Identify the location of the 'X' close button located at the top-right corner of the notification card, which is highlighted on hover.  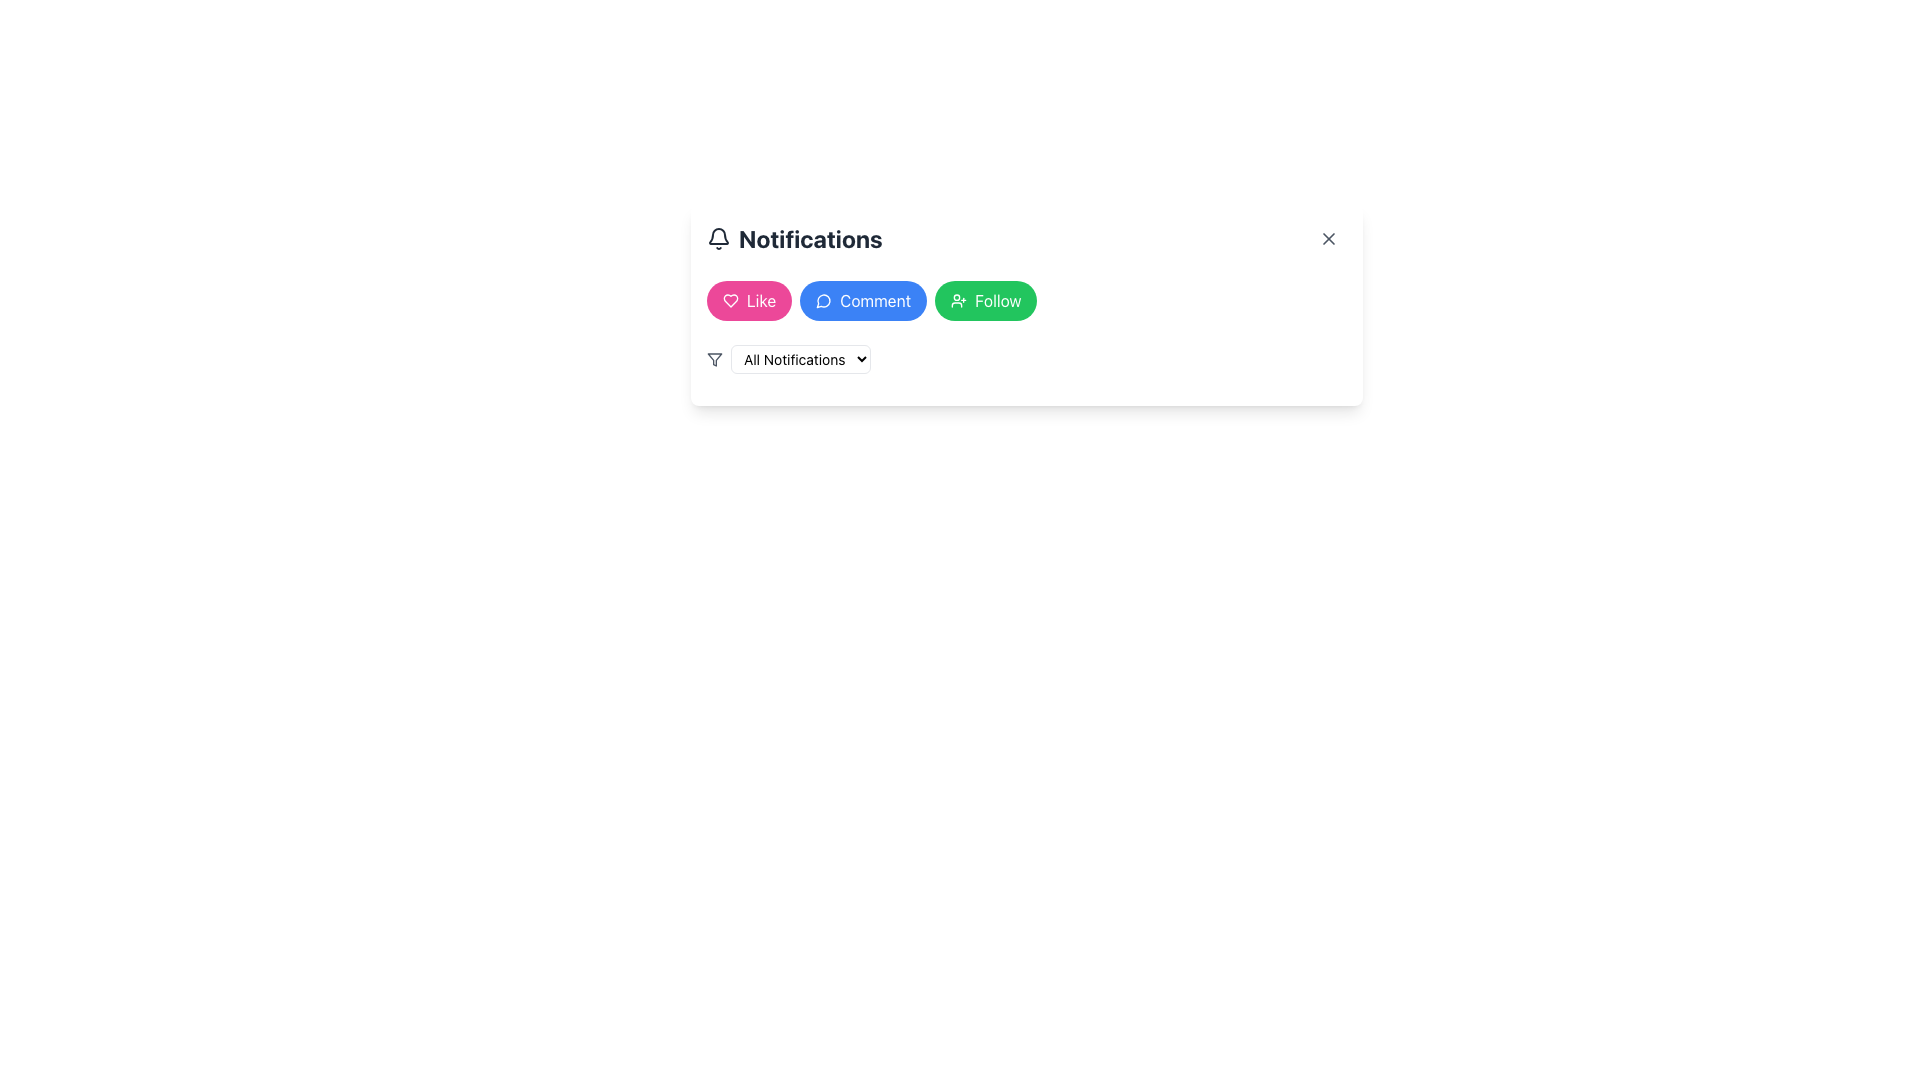
(1329, 238).